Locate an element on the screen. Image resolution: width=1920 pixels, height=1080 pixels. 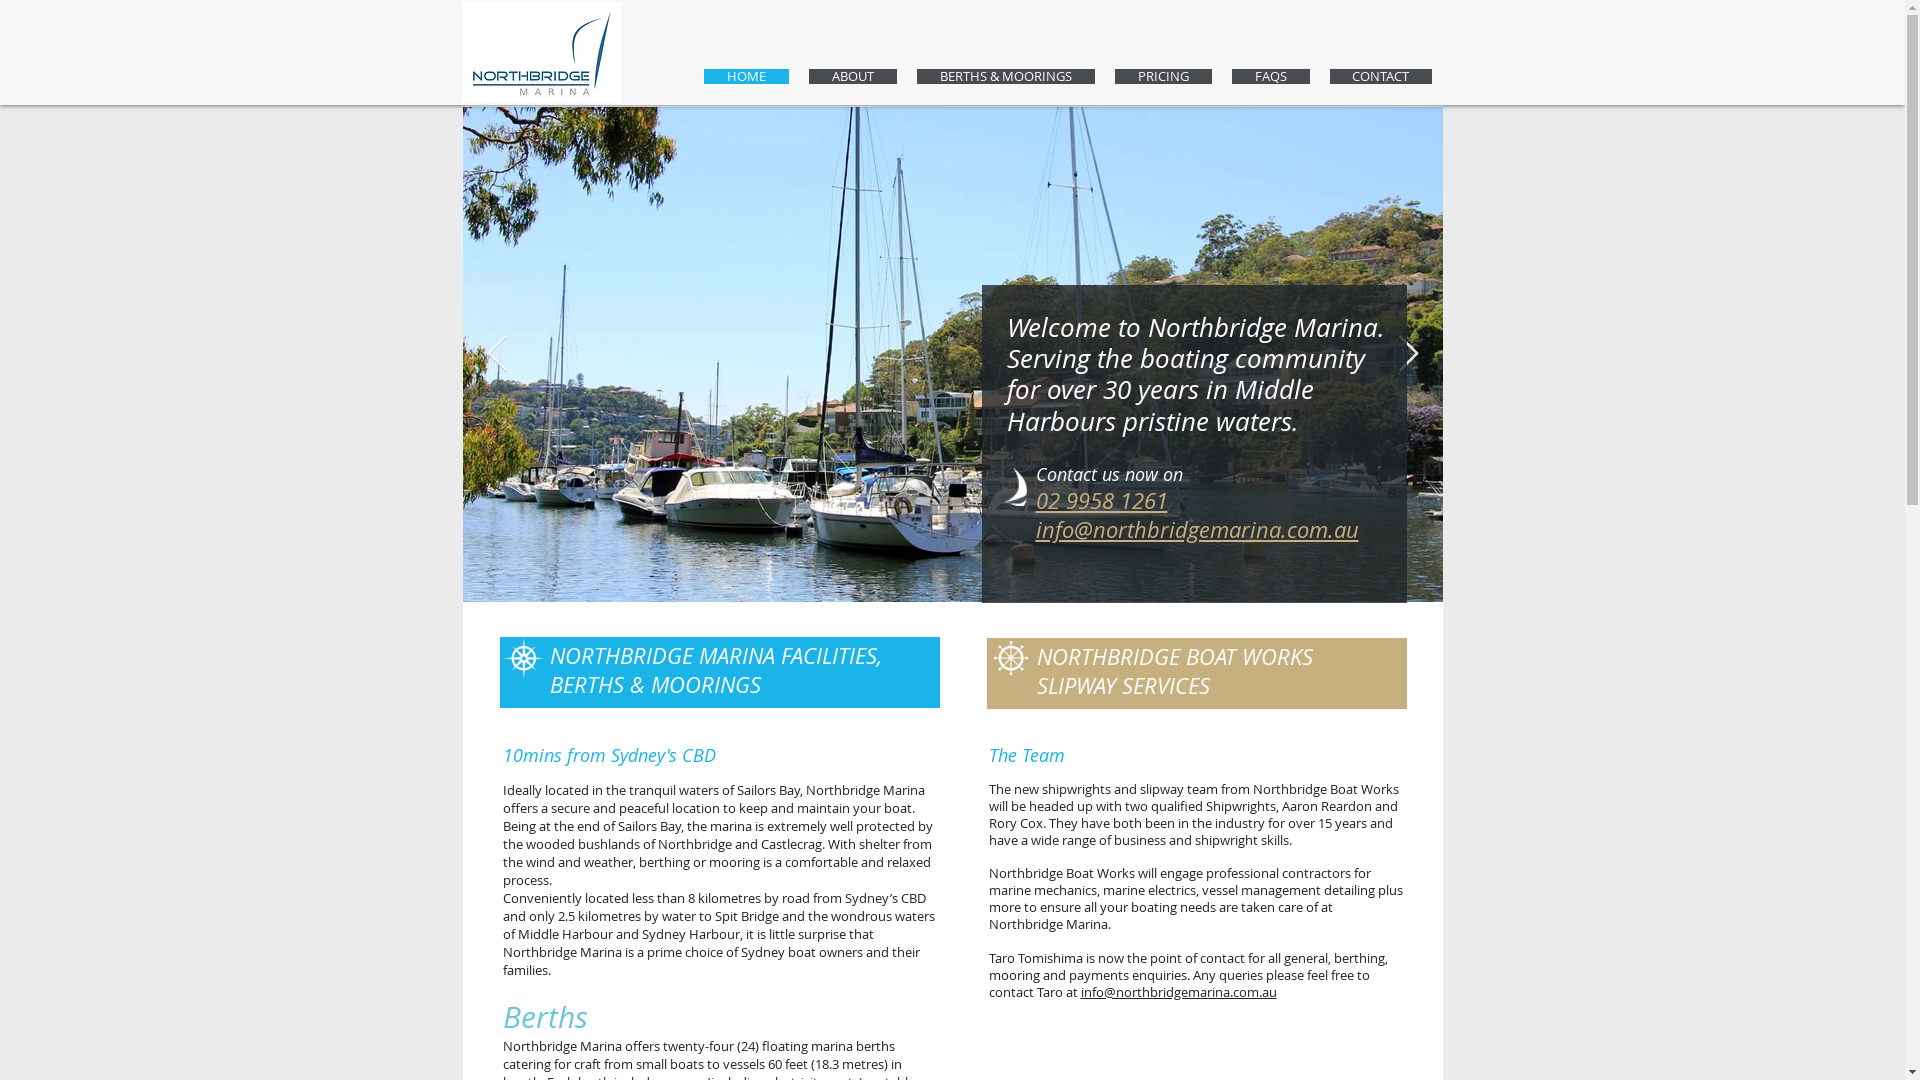
'ABOUT' is located at coordinates (851, 75).